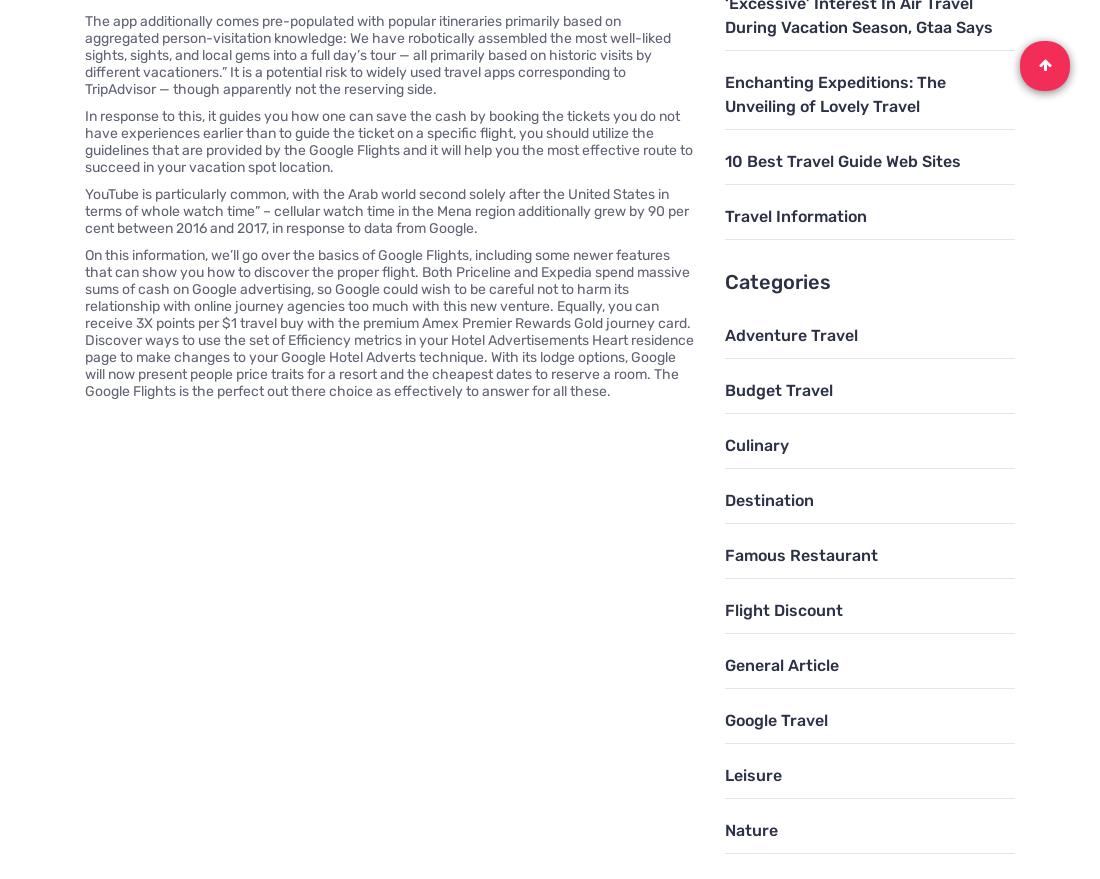 The width and height of the screenshot is (1100, 879). I want to click on 'Flight Discount', so click(723, 609).